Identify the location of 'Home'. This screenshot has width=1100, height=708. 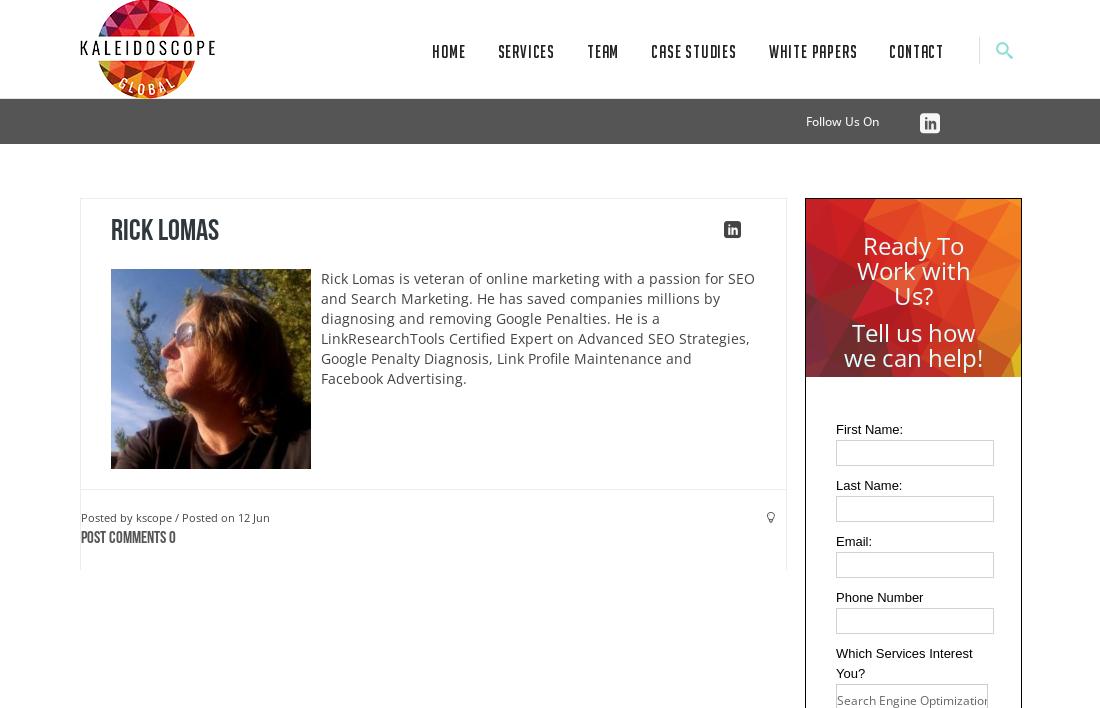
(447, 51).